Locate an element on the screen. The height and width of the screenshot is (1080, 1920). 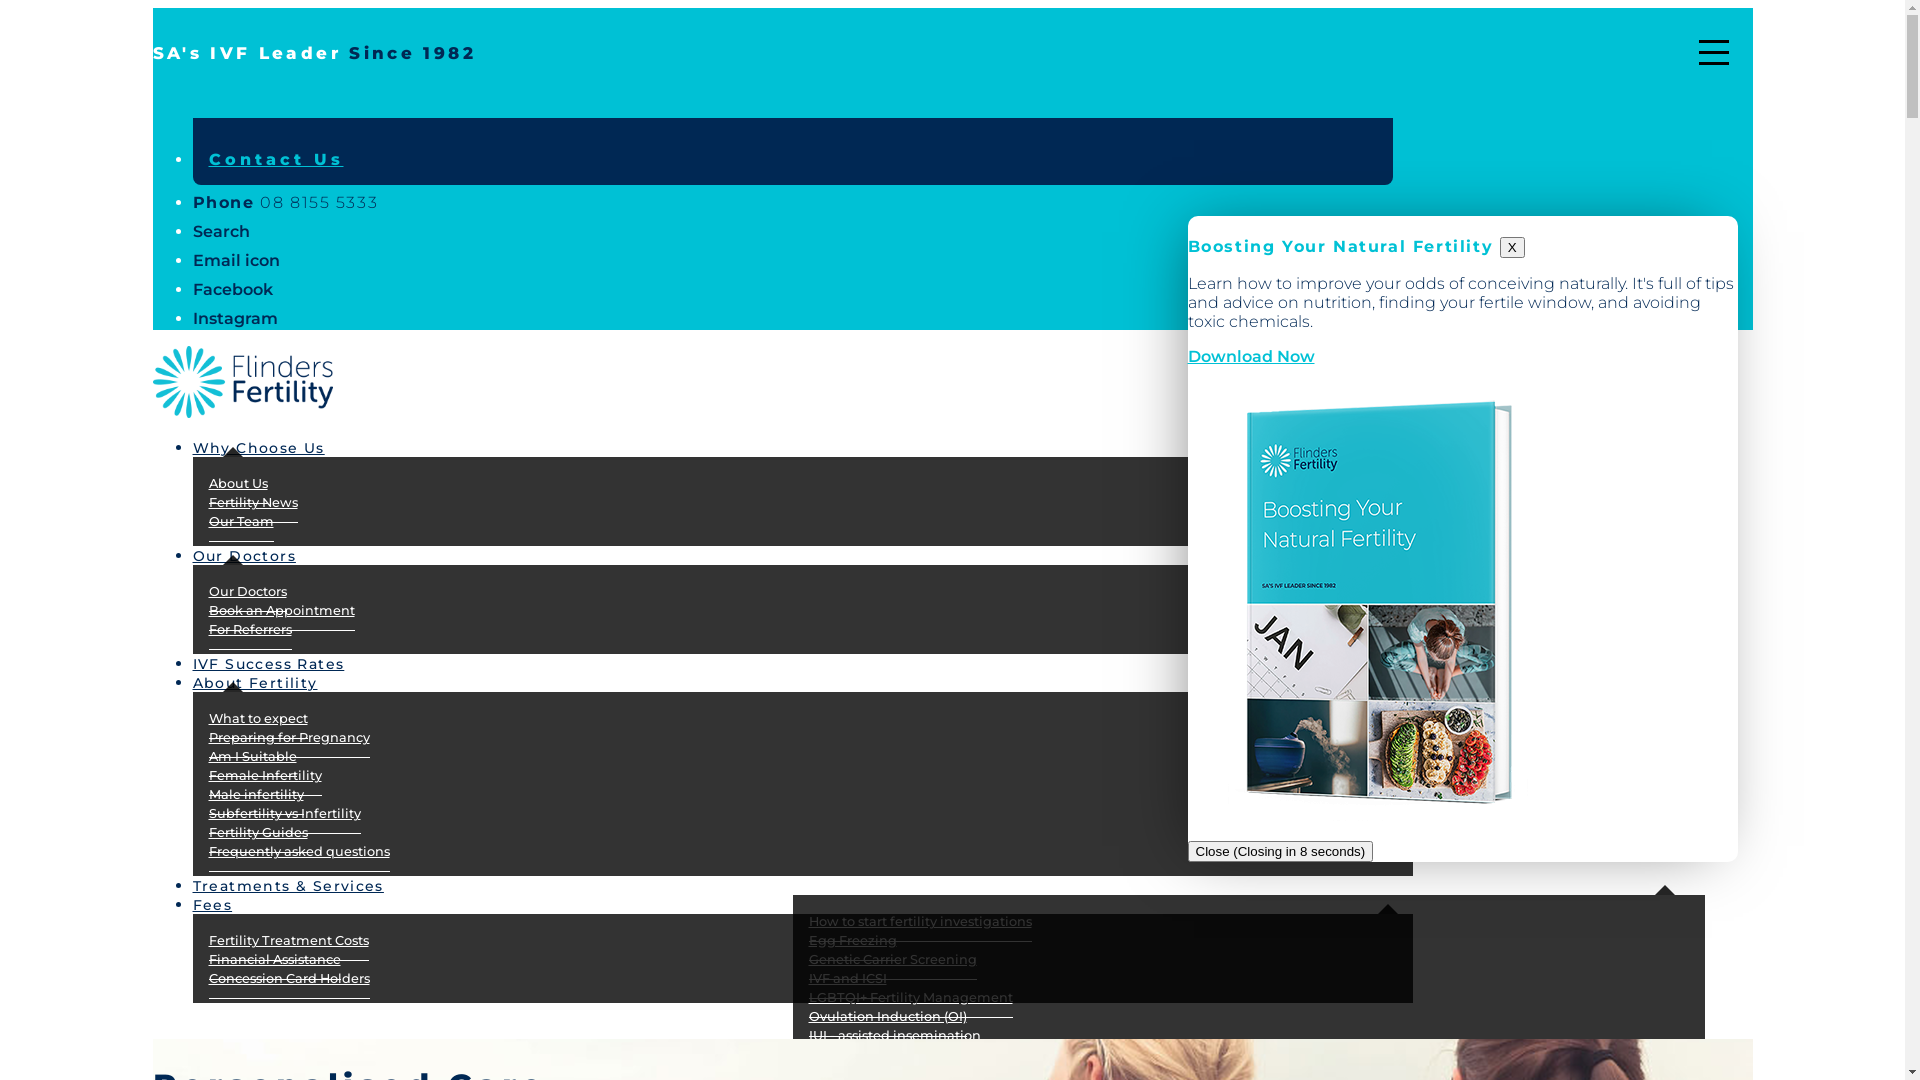
'Fees' is located at coordinates (211, 901).